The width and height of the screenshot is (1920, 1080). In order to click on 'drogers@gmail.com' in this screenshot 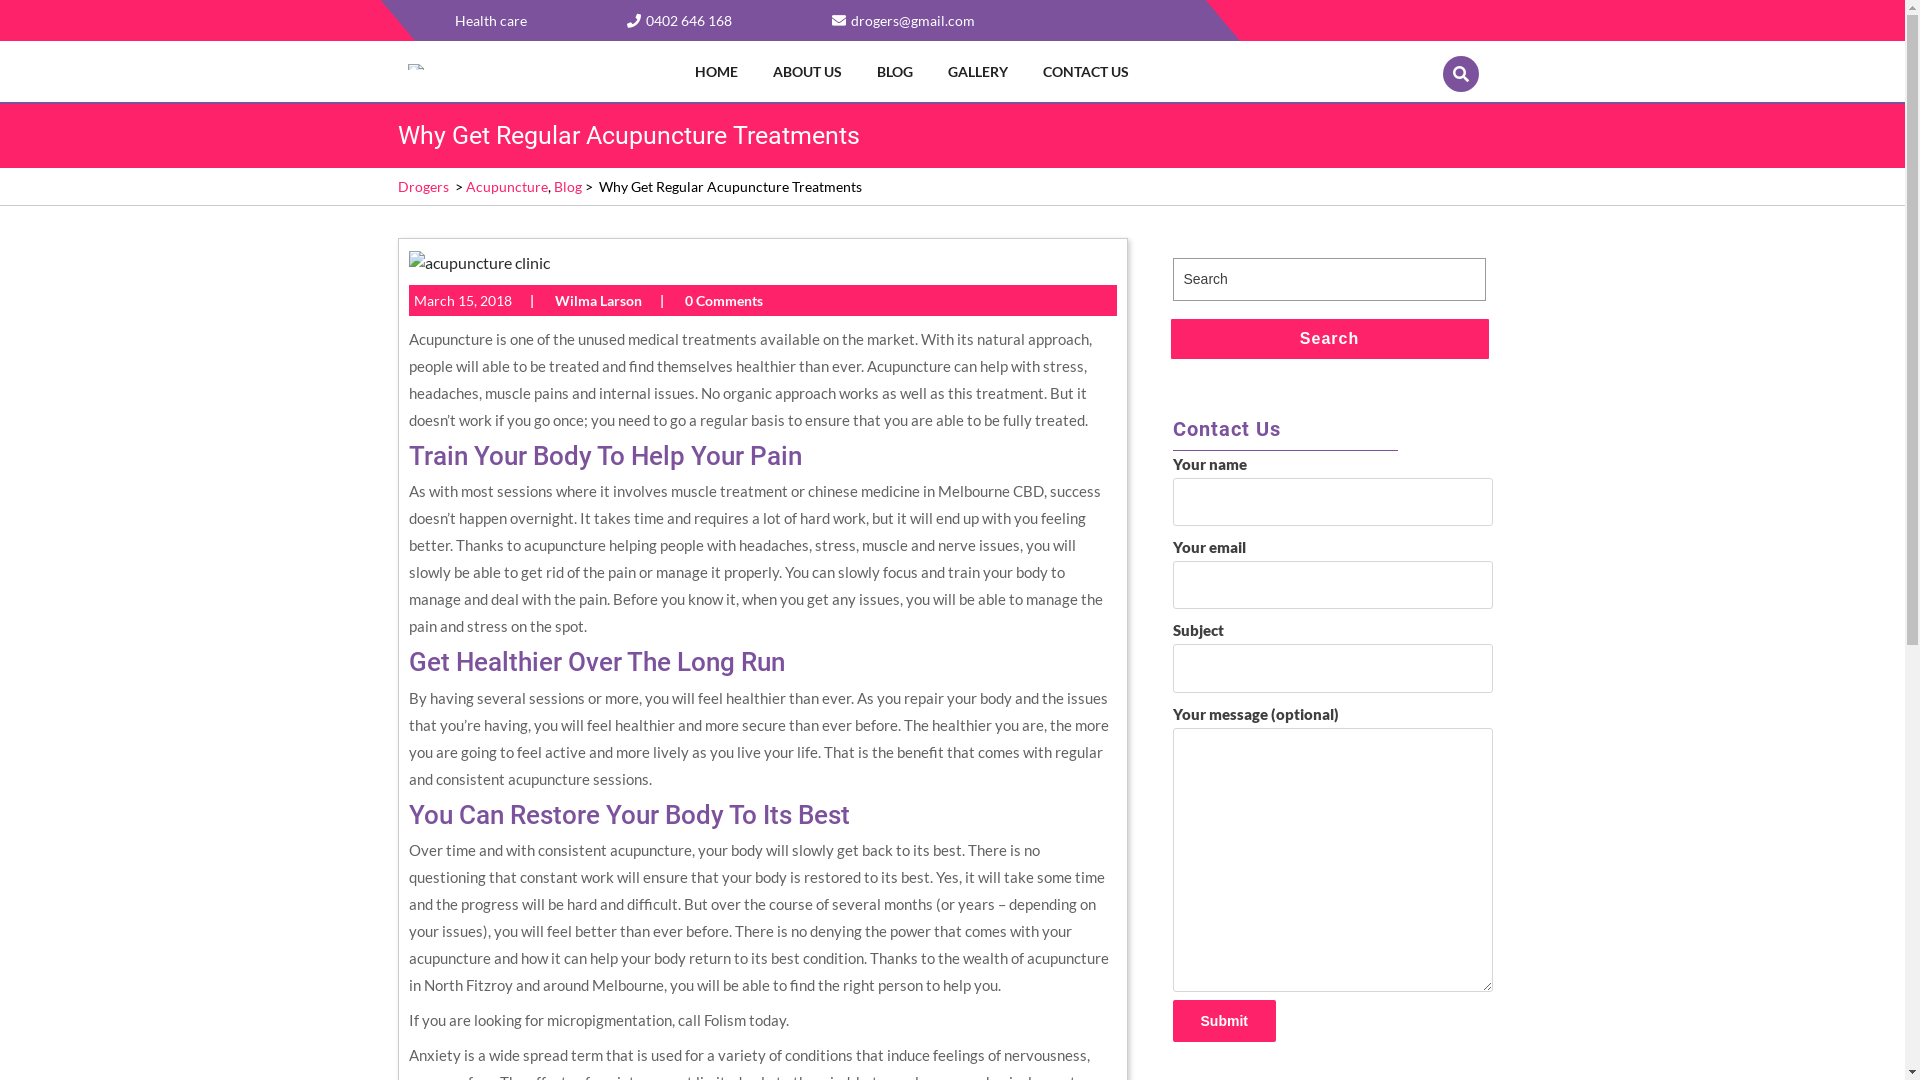, I will do `click(911, 20)`.